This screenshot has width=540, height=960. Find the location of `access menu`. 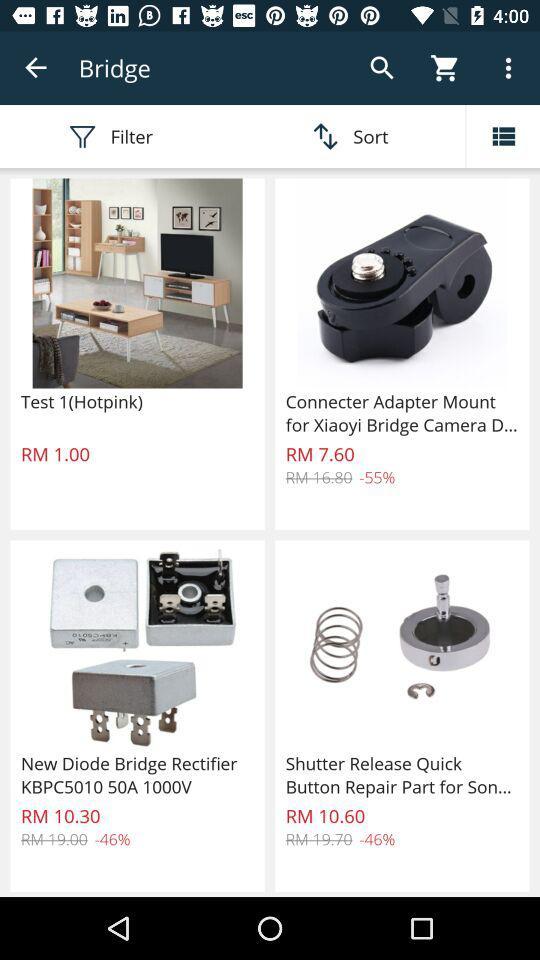

access menu is located at coordinates (502, 135).